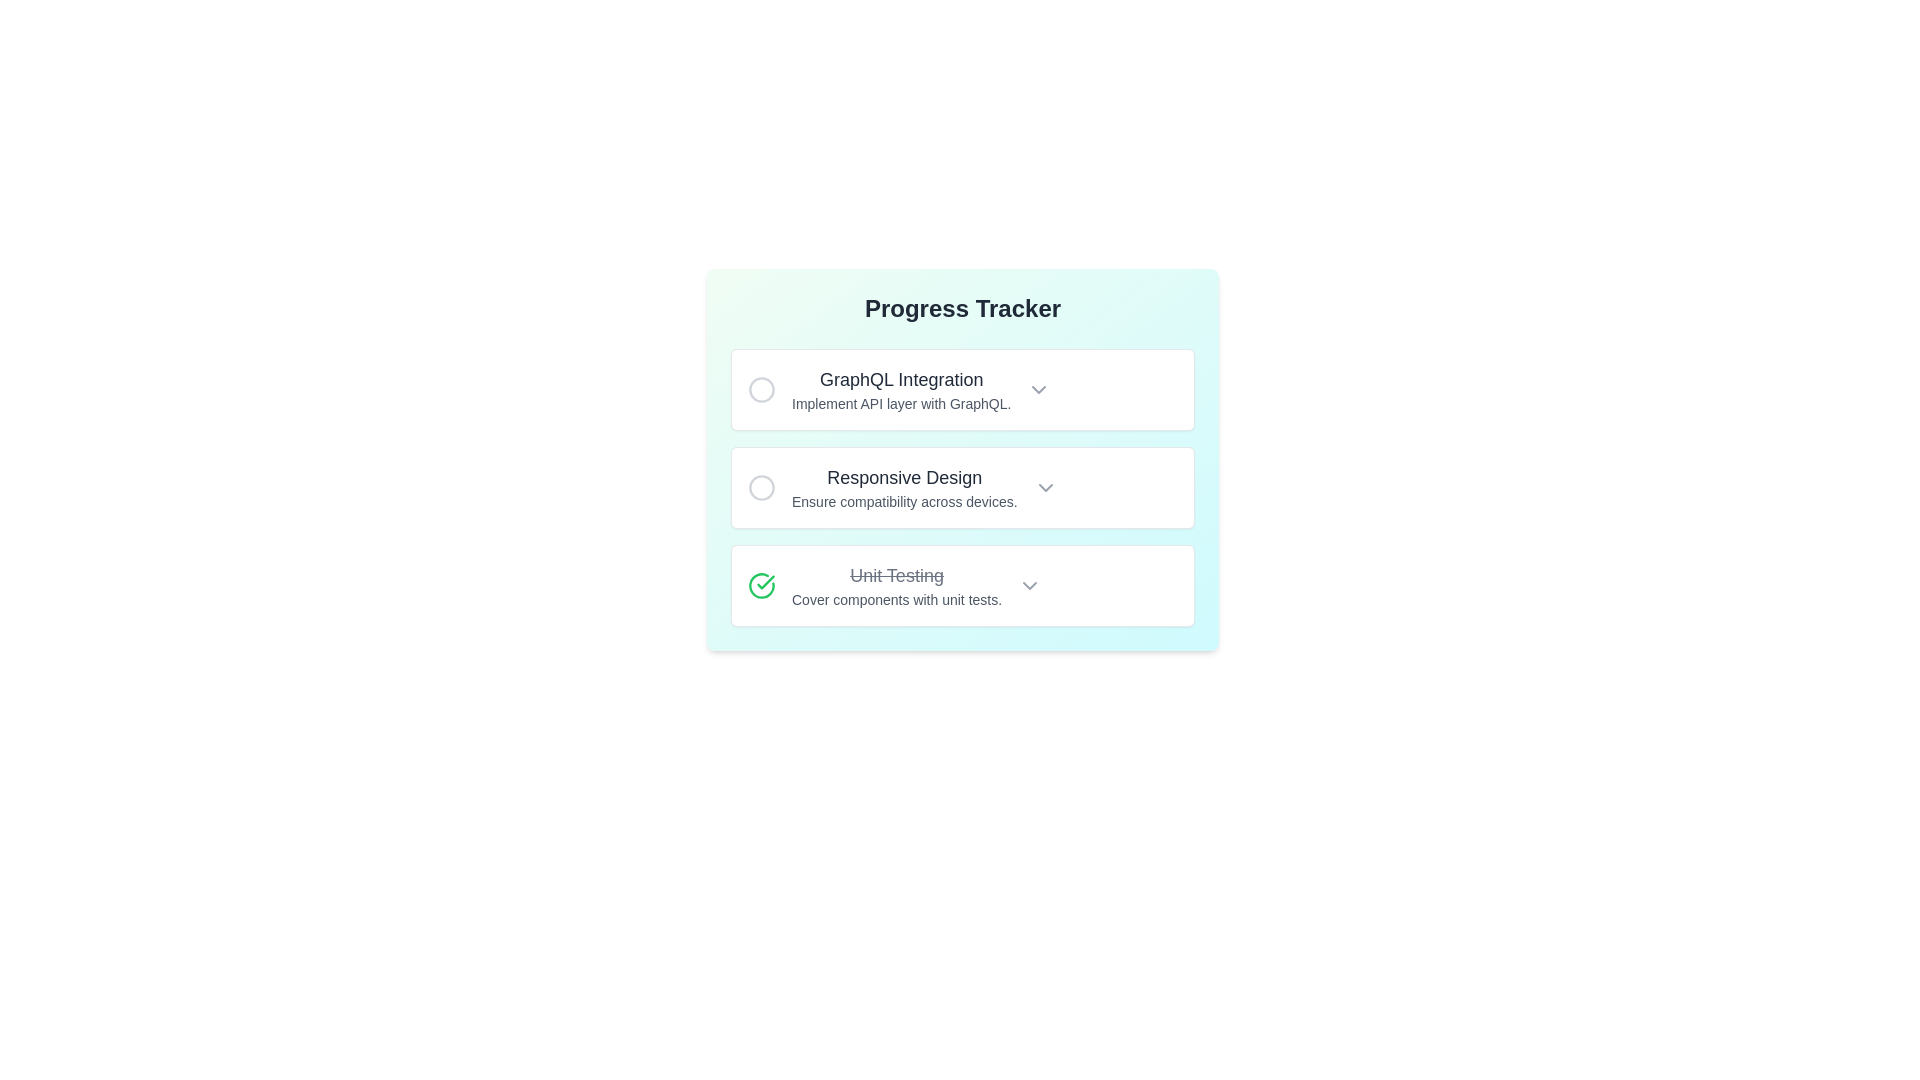  Describe the element at coordinates (761, 585) in the screenshot. I see `the green checkmark icon enclosed within a circle, which is located to the left of the strikethrough text 'Unit Testing' in the Progress Tracker` at that location.